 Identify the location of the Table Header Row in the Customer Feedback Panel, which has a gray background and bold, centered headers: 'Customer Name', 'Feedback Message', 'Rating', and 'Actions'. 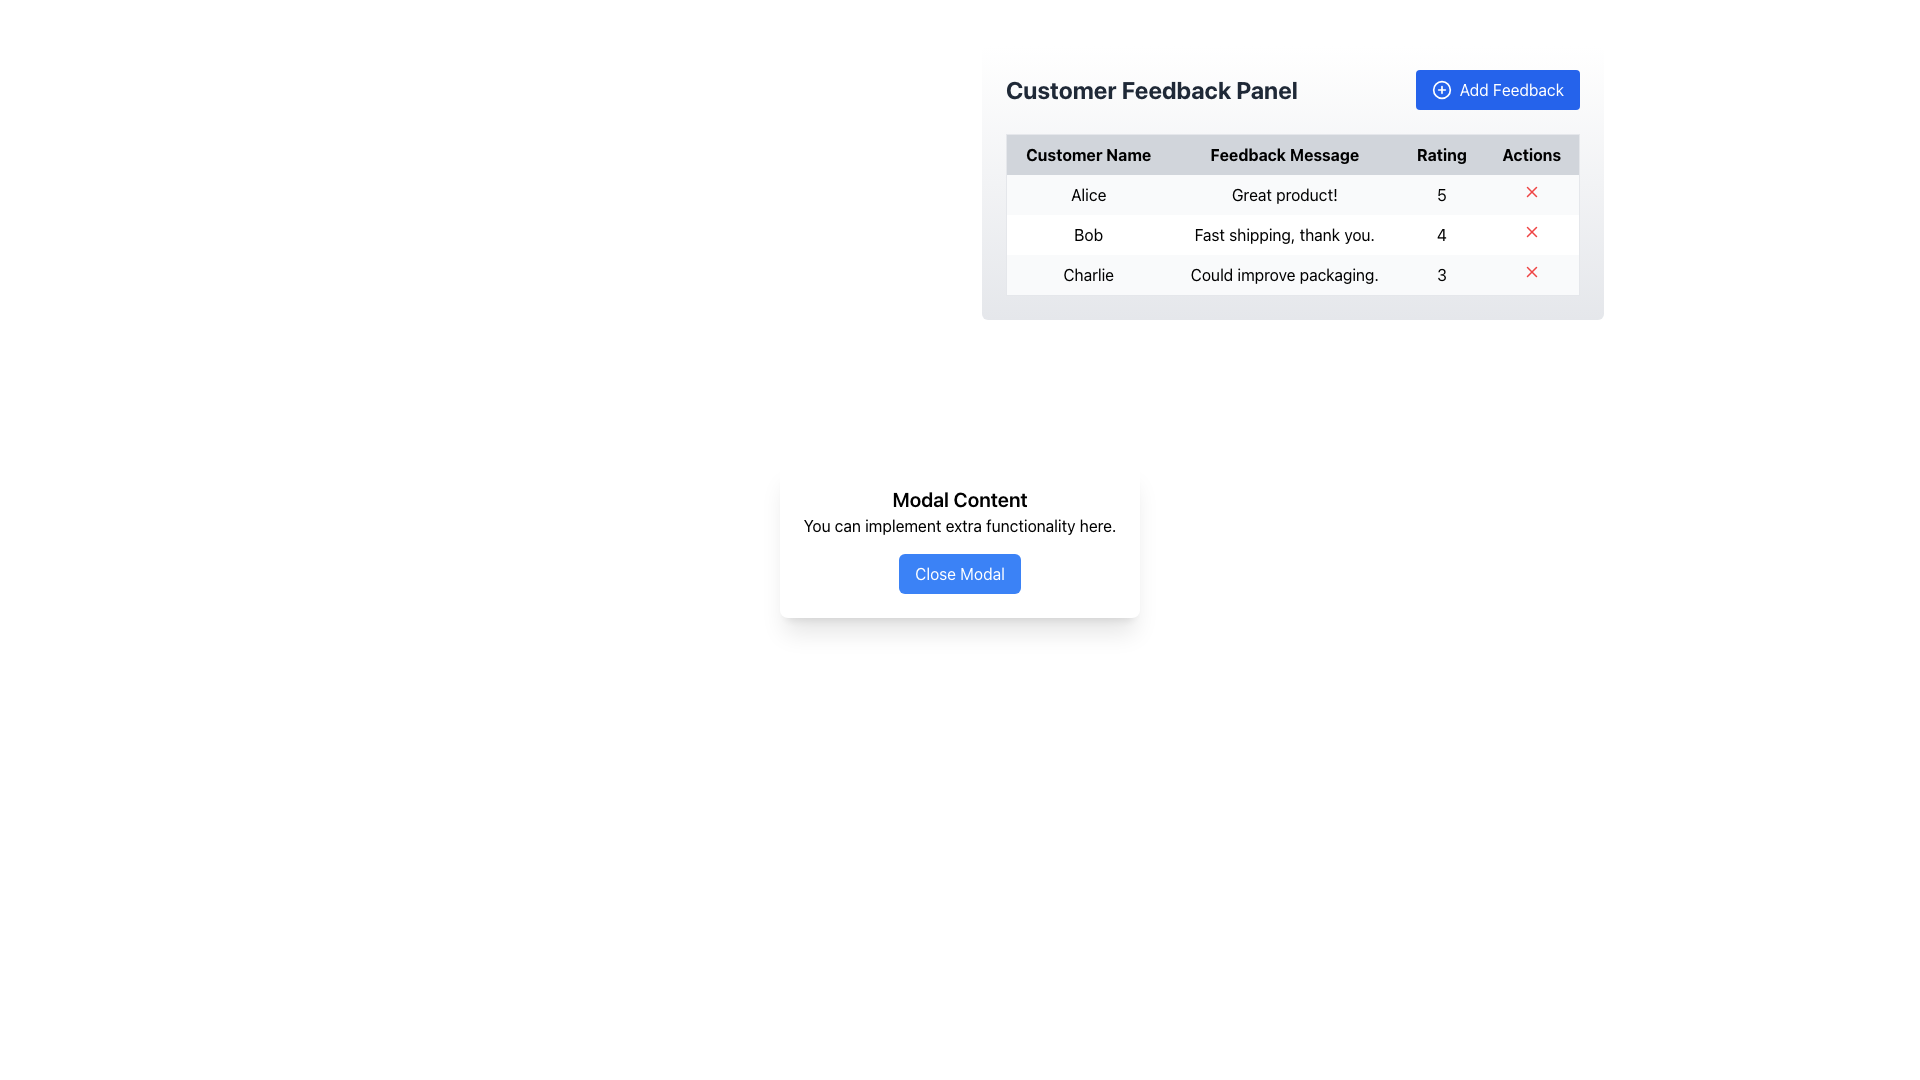
(1292, 153).